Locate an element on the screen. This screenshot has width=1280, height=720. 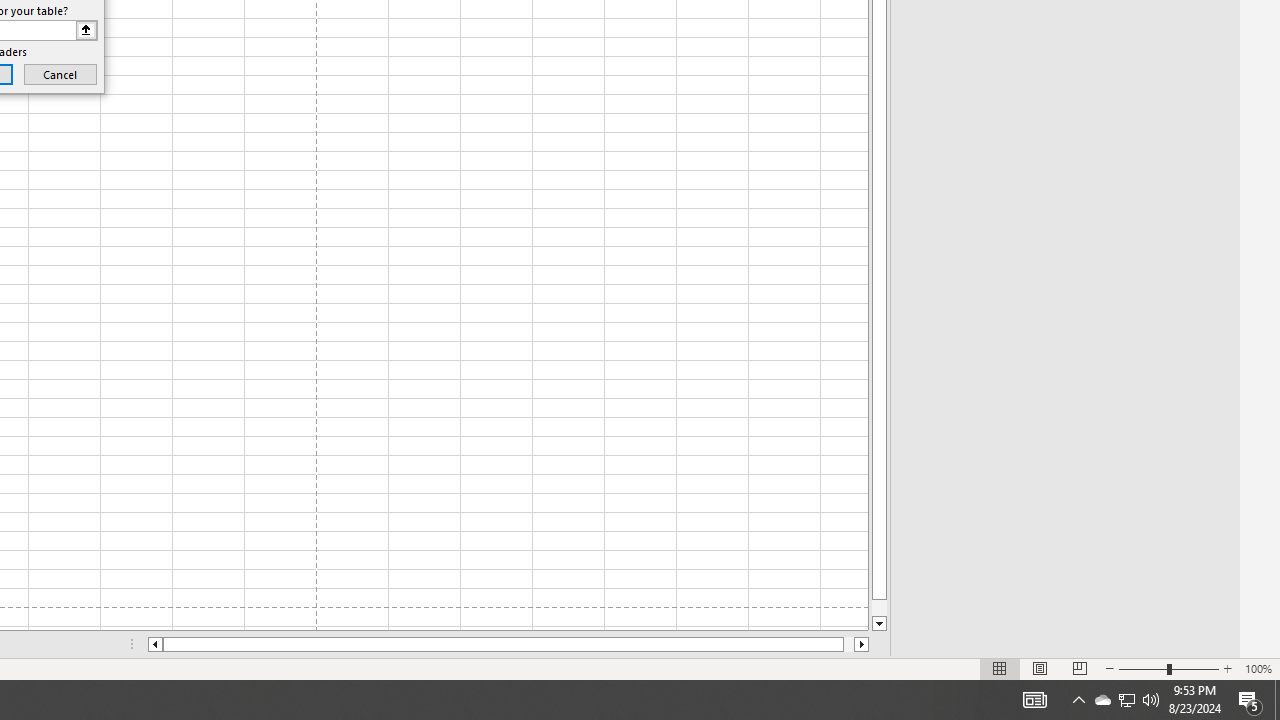
'Zoom Out' is located at coordinates (1143, 669).